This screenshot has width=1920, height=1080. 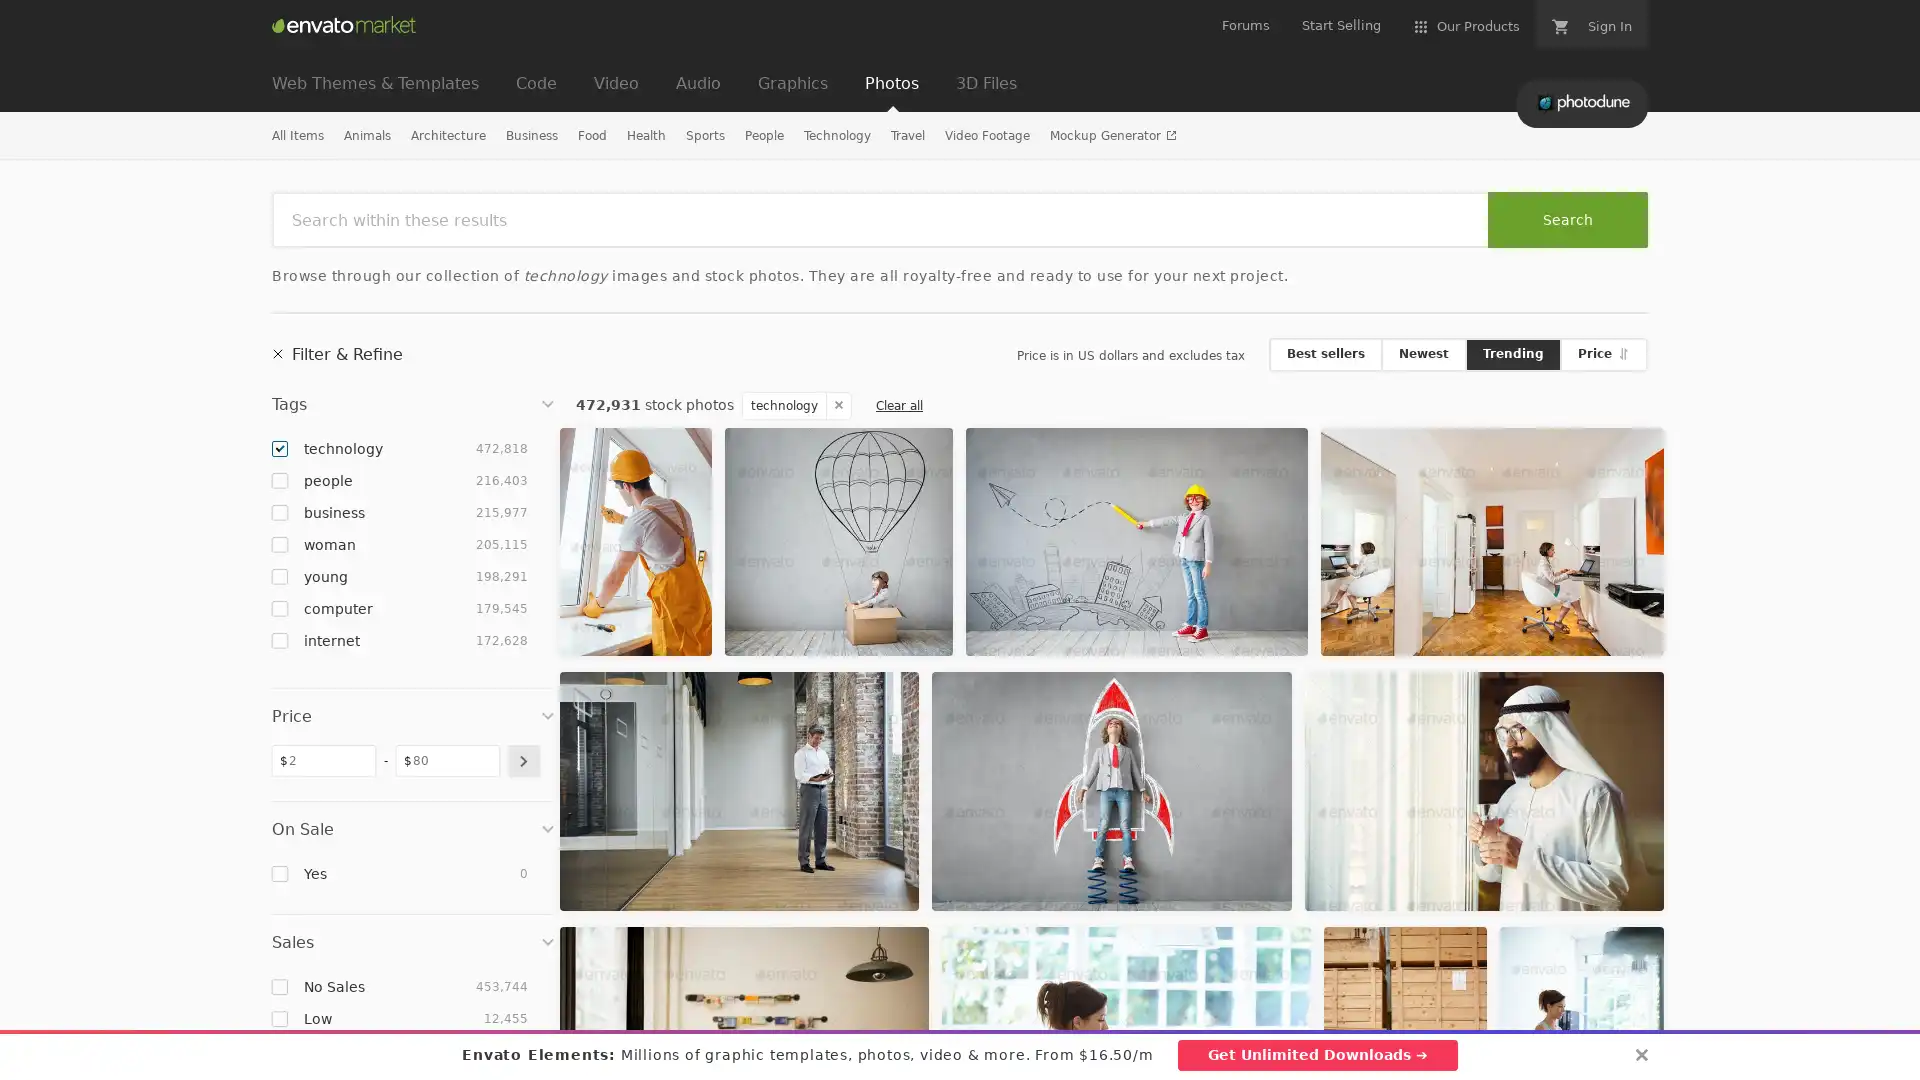 What do you see at coordinates (1636, 452) in the screenshot?
I see `Add to Favorites` at bounding box center [1636, 452].